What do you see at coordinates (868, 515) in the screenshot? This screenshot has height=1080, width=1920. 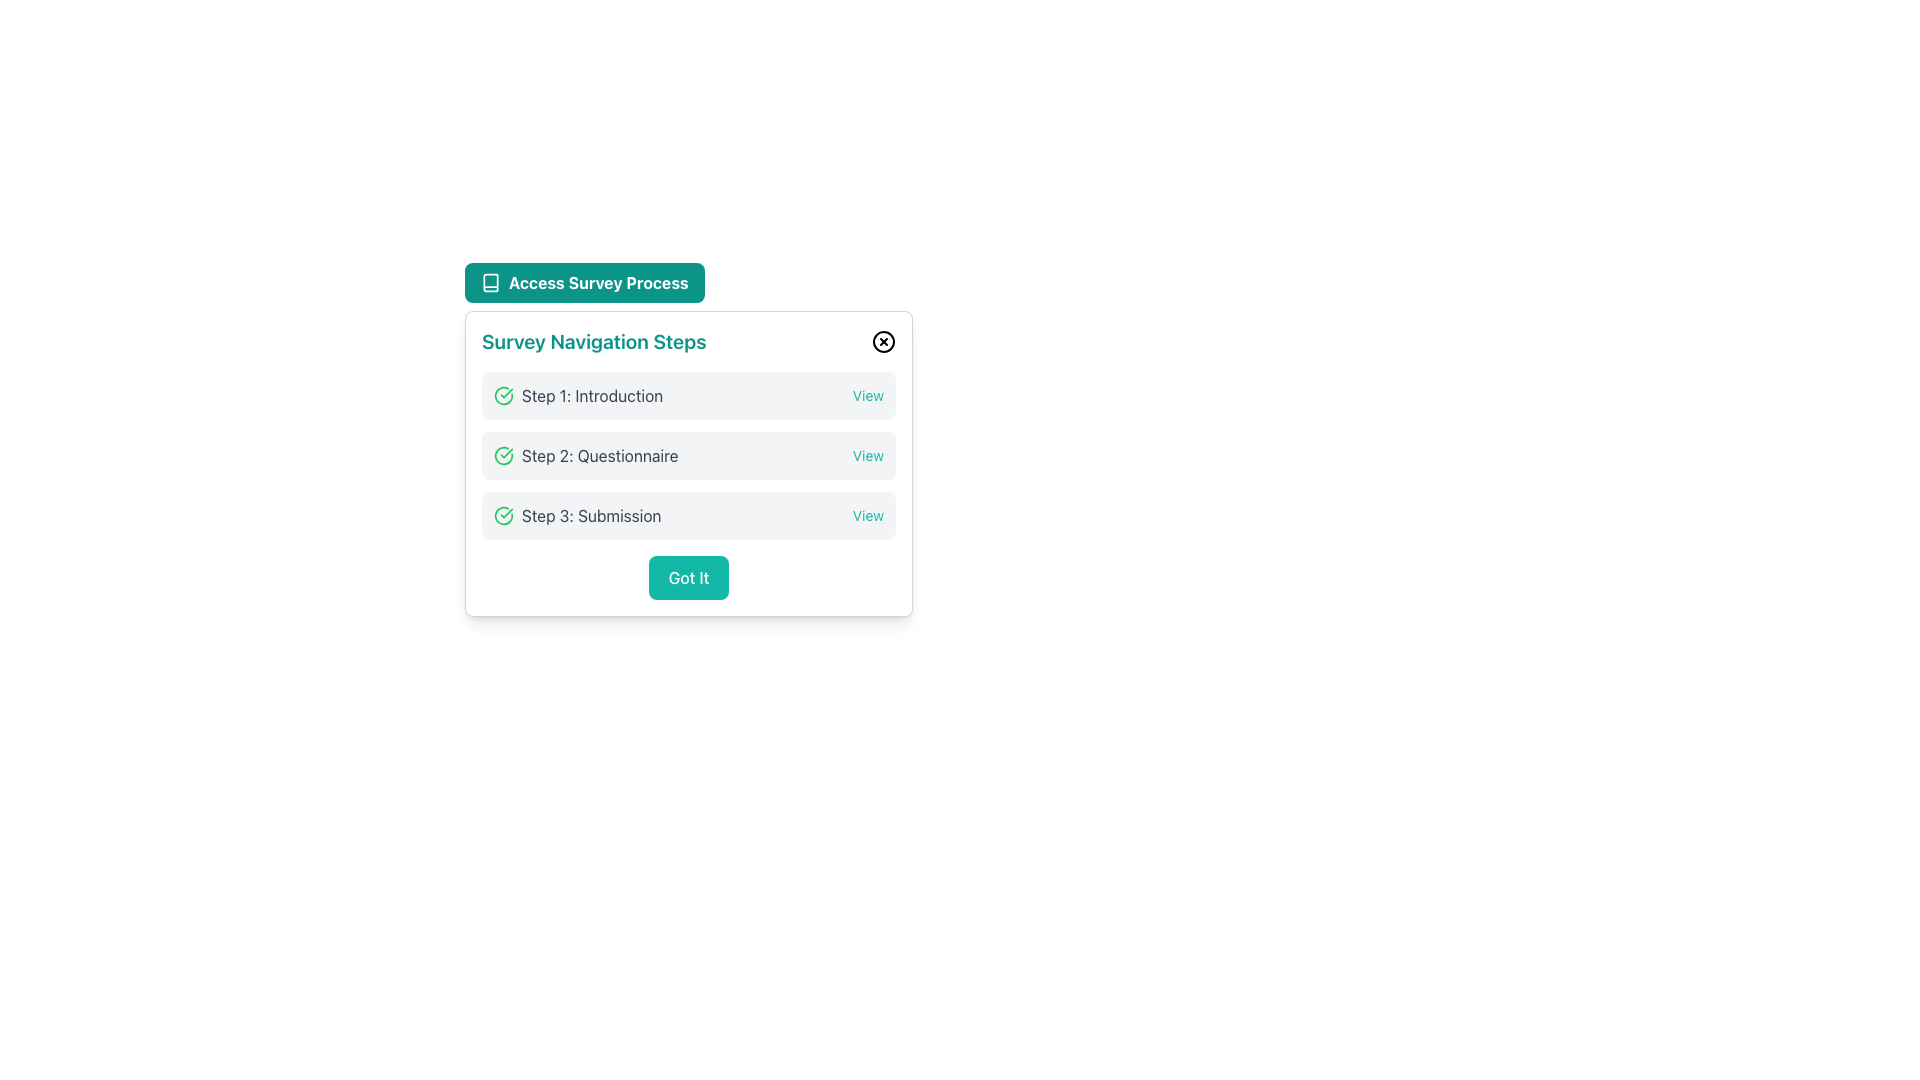 I see `the Text Link for 'View' functionality related to 'Step 3: Submission' located on the far right side of the section, aligned horizontally with the step text` at bounding box center [868, 515].